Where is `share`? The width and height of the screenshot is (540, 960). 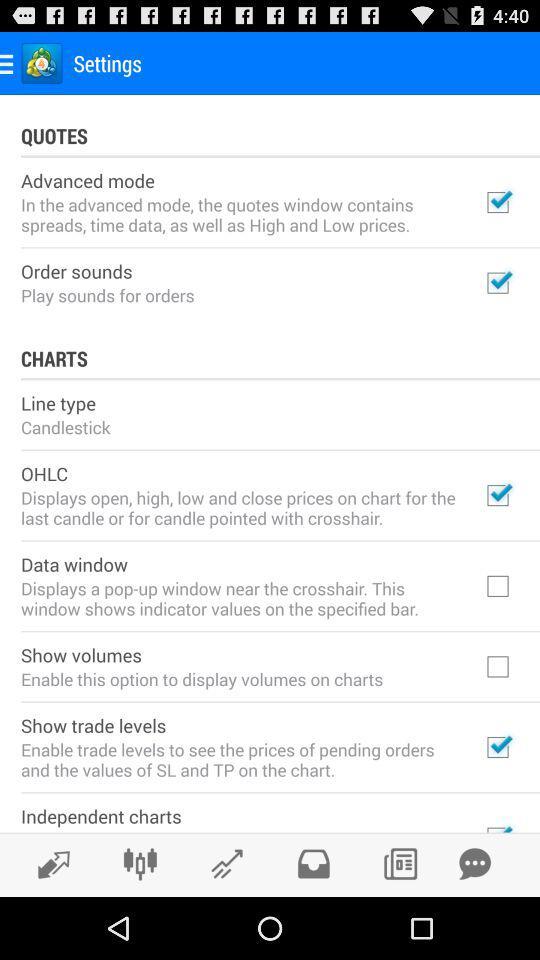 share is located at coordinates (48, 863).